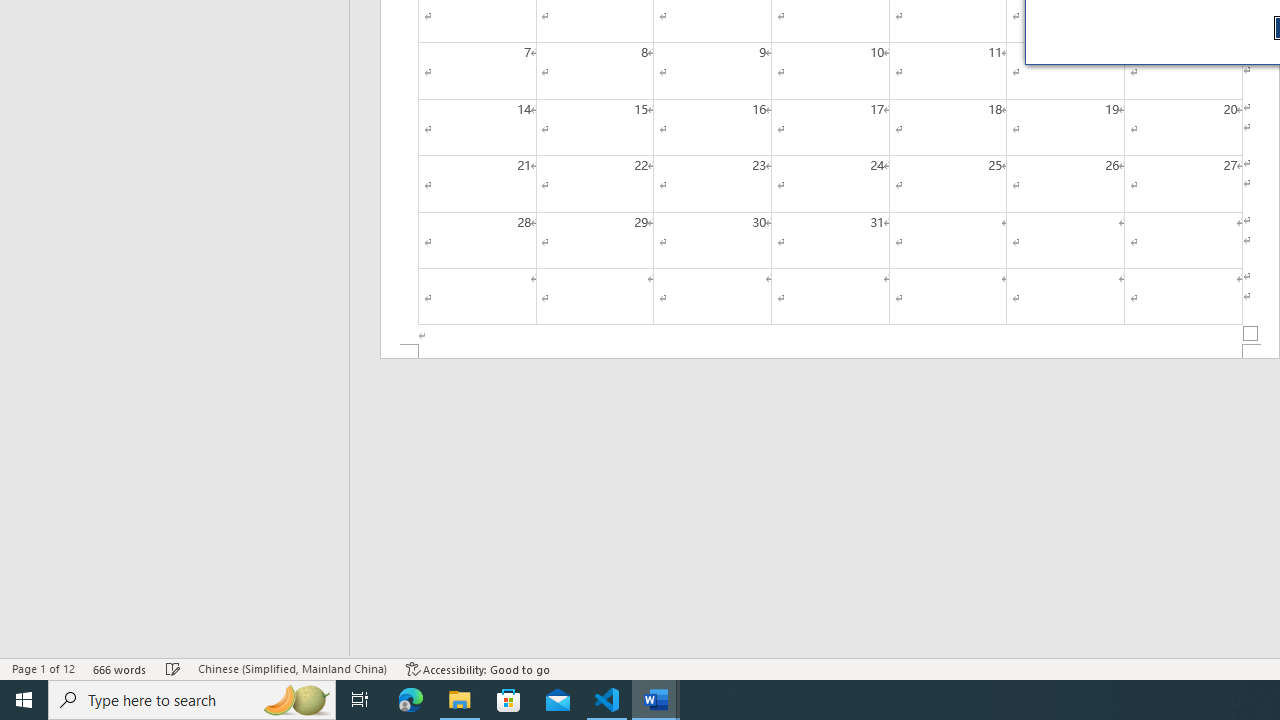  I want to click on 'Language Chinese (Simplified, Mainland China)', so click(291, 669).